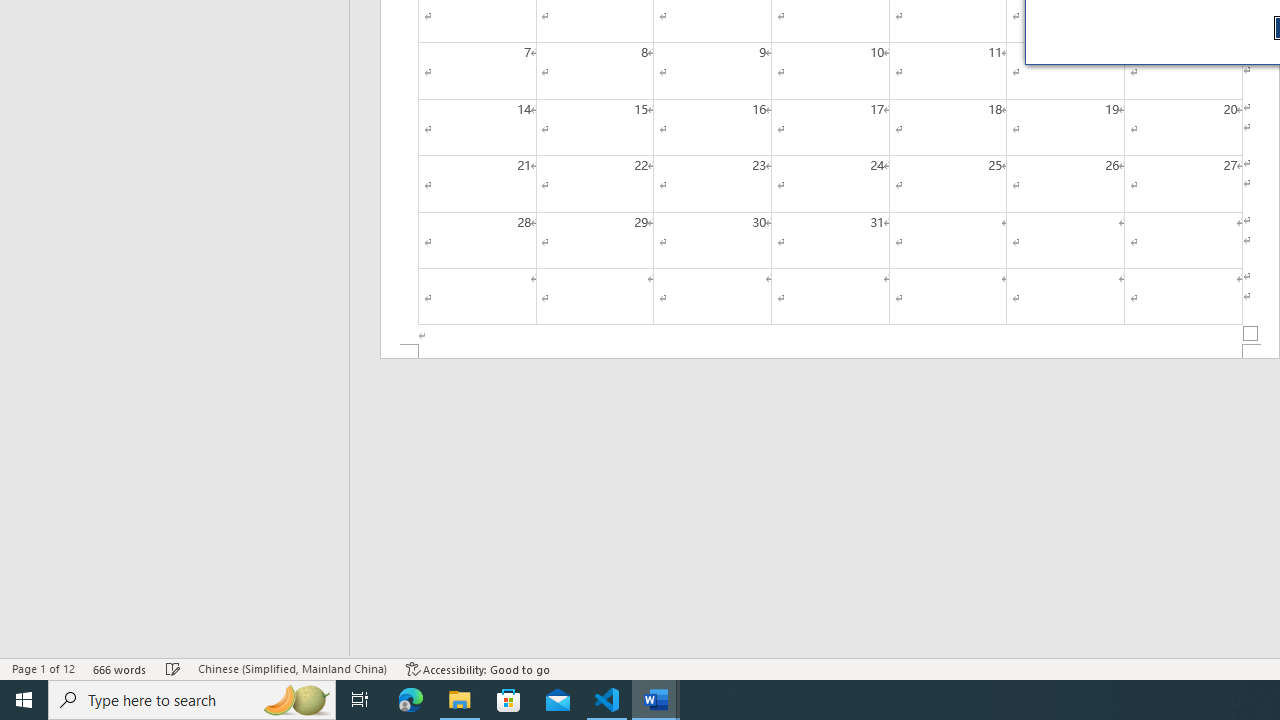  I want to click on 'Language Chinese (Simplified, Mainland China)', so click(291, 669).